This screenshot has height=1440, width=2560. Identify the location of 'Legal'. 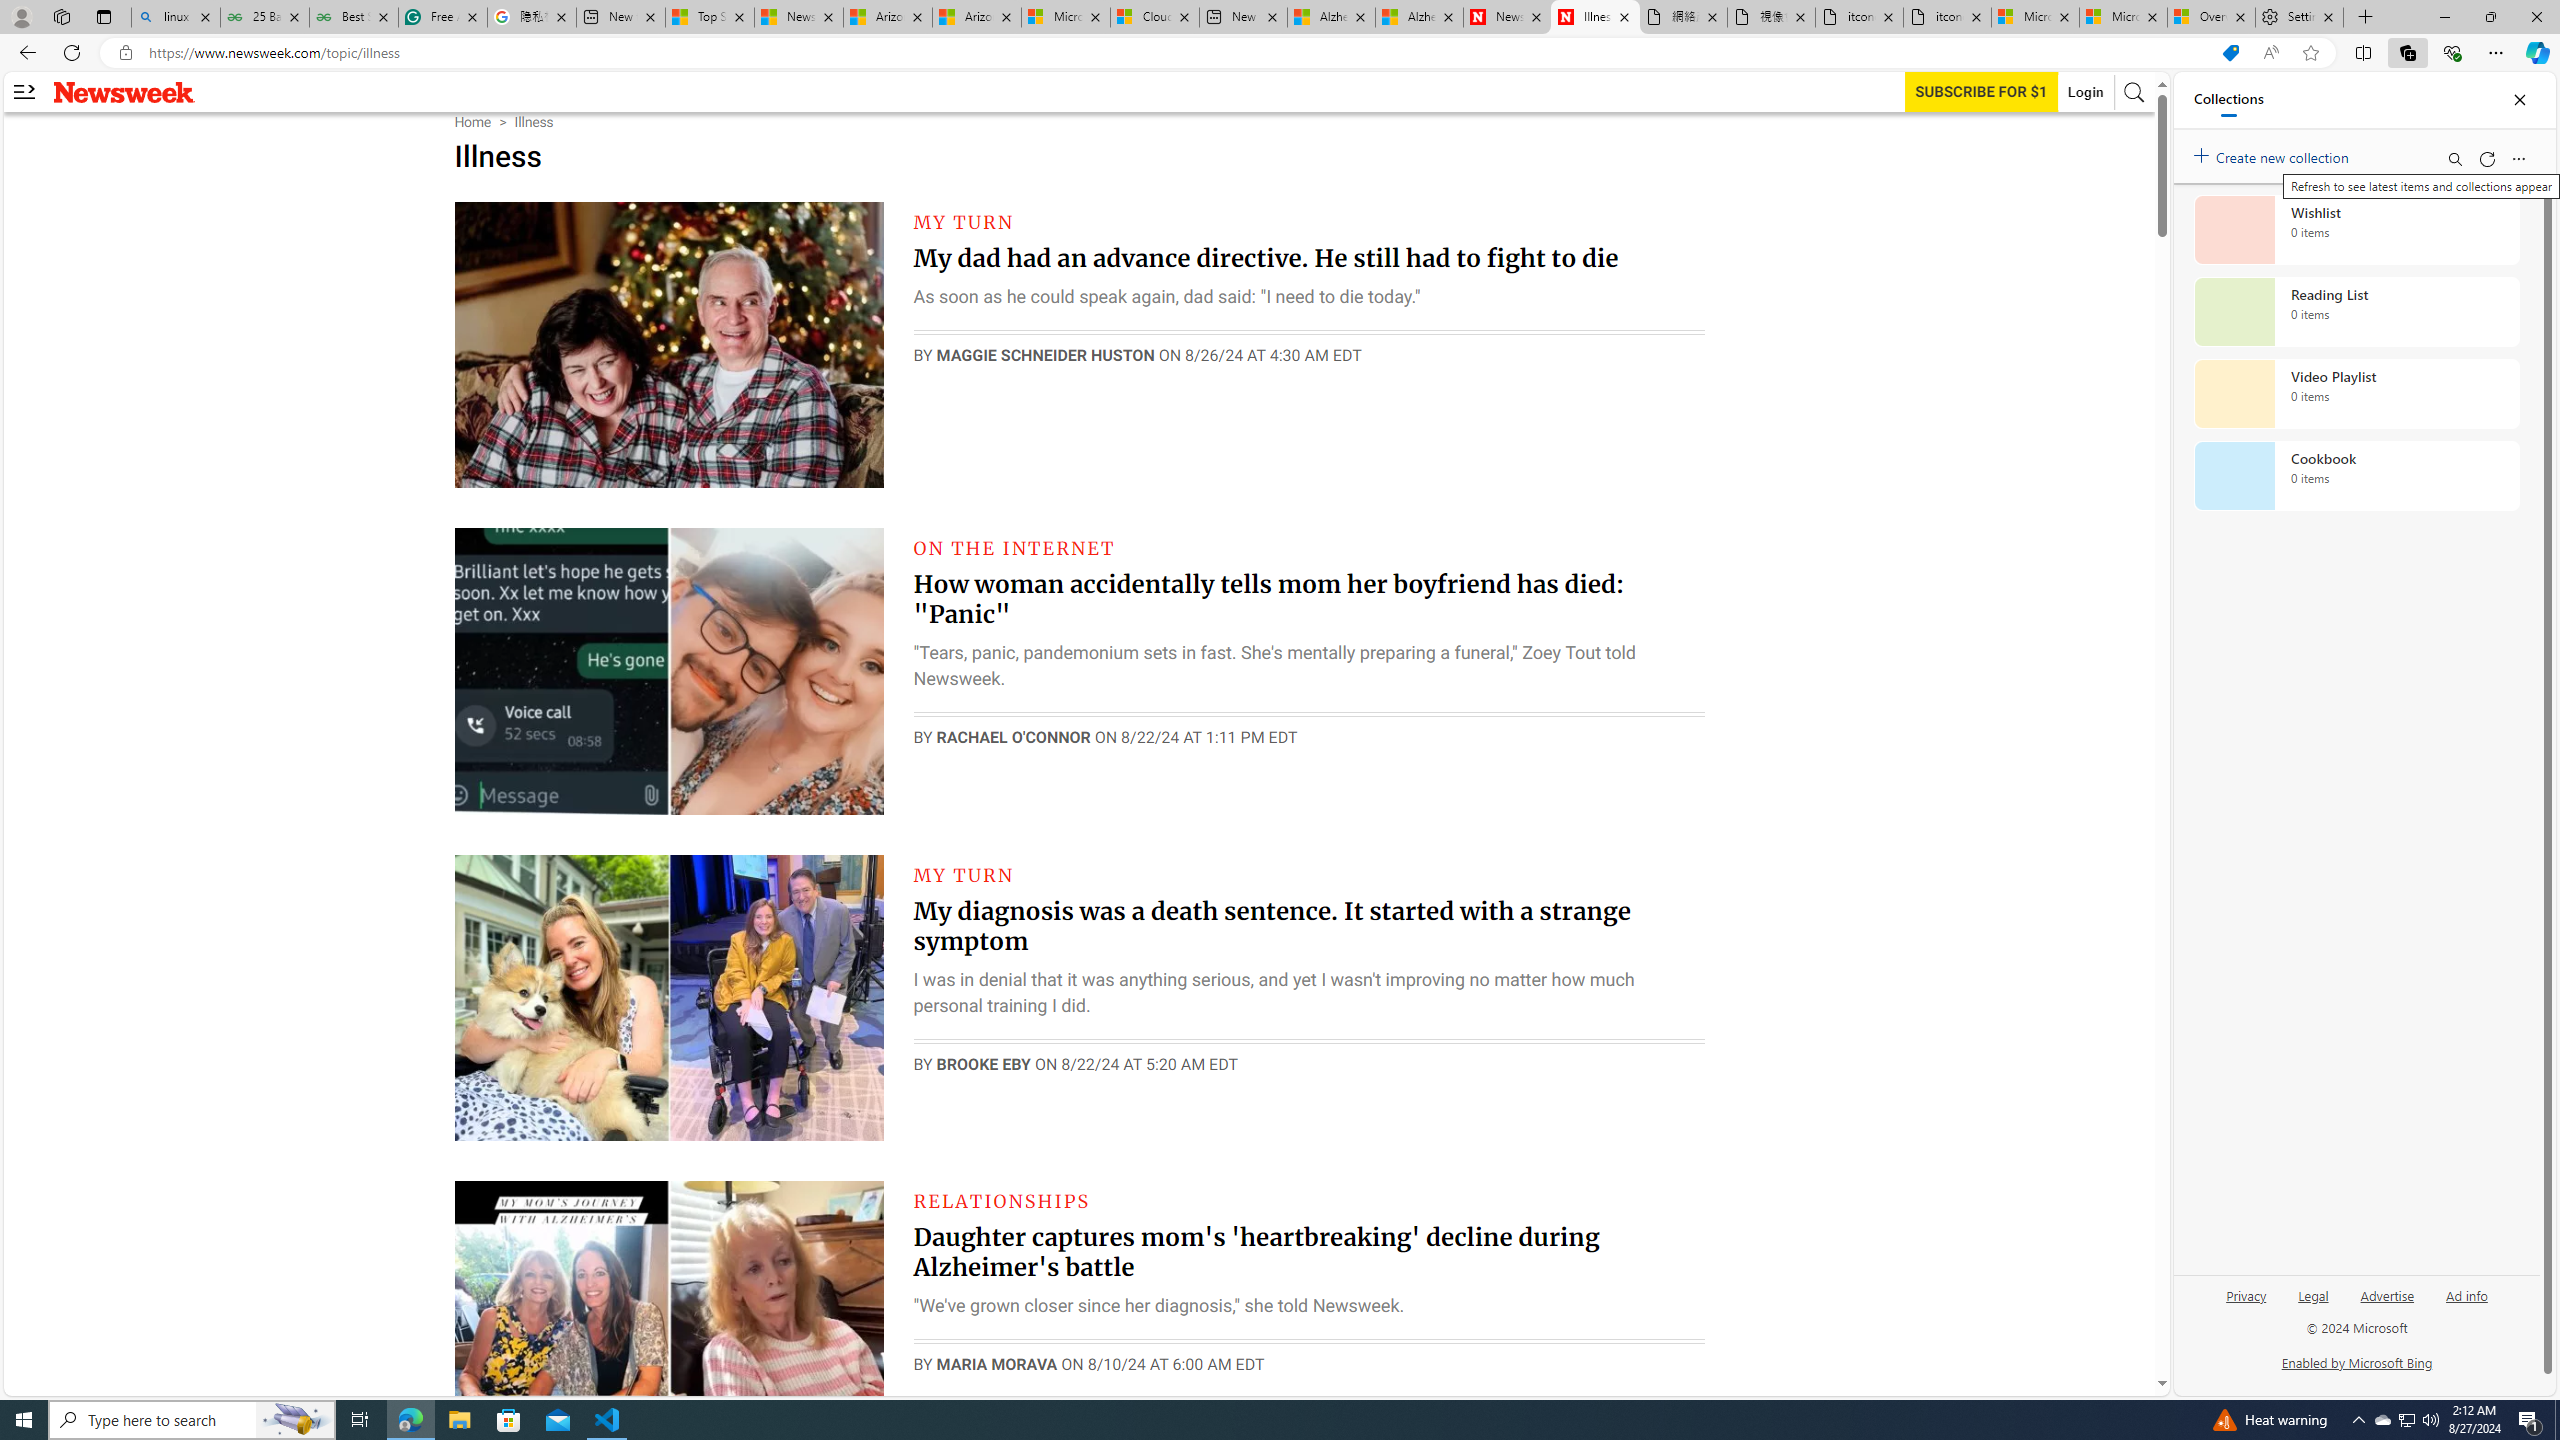
(2314, 1294).